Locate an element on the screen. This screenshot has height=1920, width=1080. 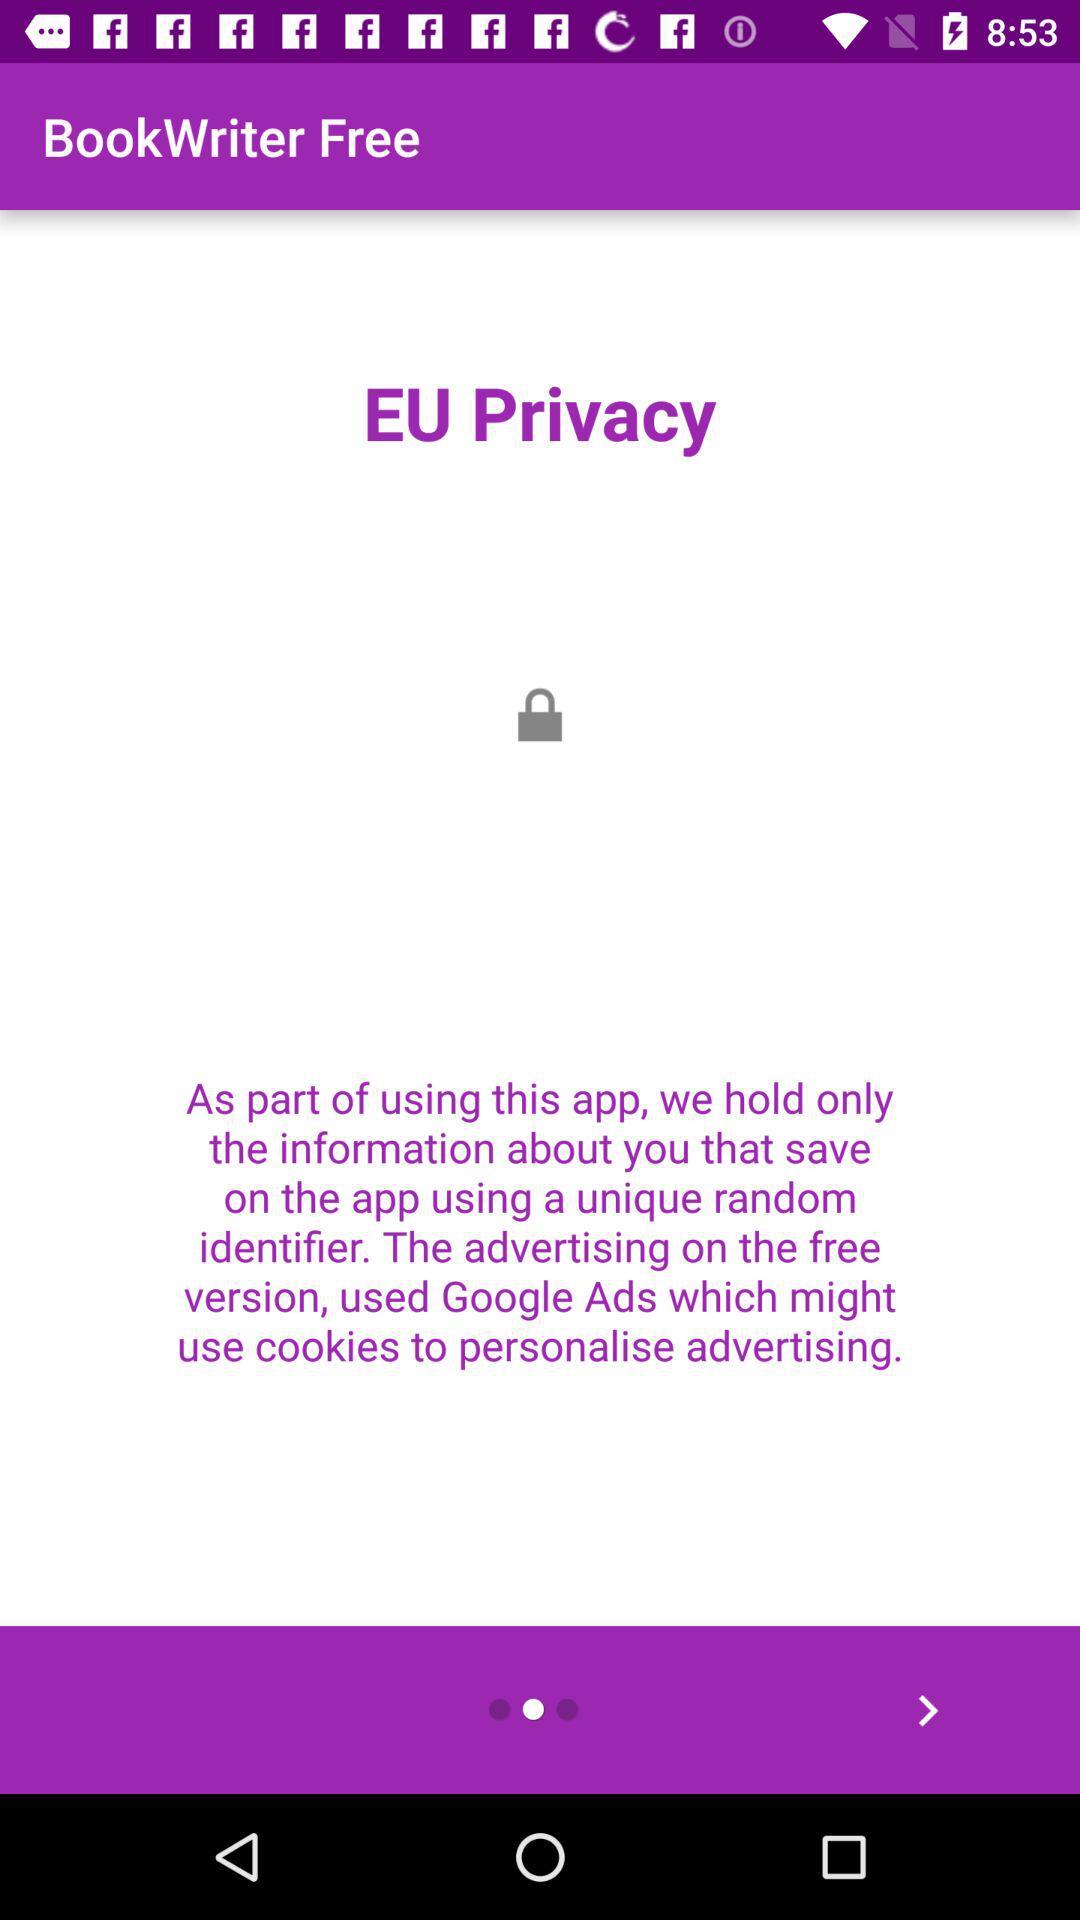
the item at the bottom right corner is located at coordinates (927, 1709).